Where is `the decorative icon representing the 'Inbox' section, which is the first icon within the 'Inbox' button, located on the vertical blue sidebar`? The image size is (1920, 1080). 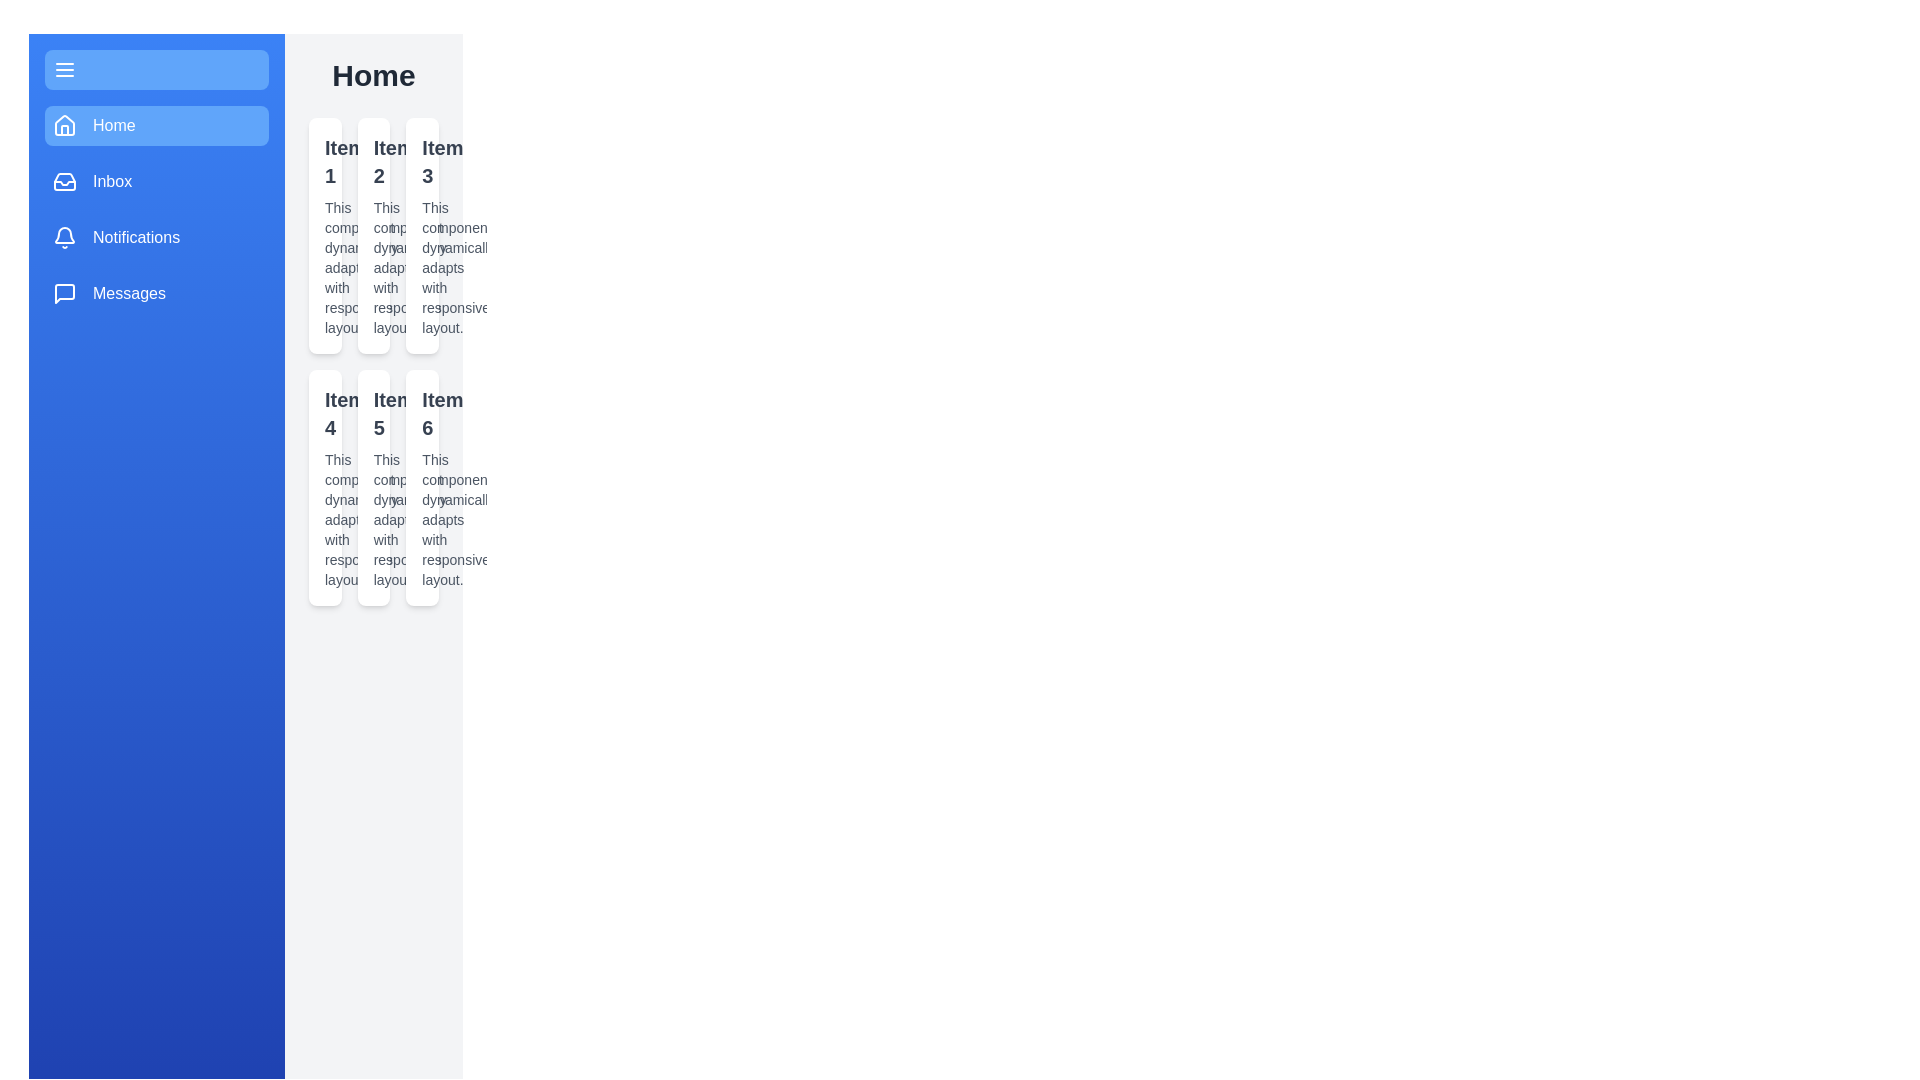
the decorative icon representing the 'Inbox' section, which is the first icon within the 'Inbox' button, located on the vertical blue sidebar is located at coordinates (65, 181).